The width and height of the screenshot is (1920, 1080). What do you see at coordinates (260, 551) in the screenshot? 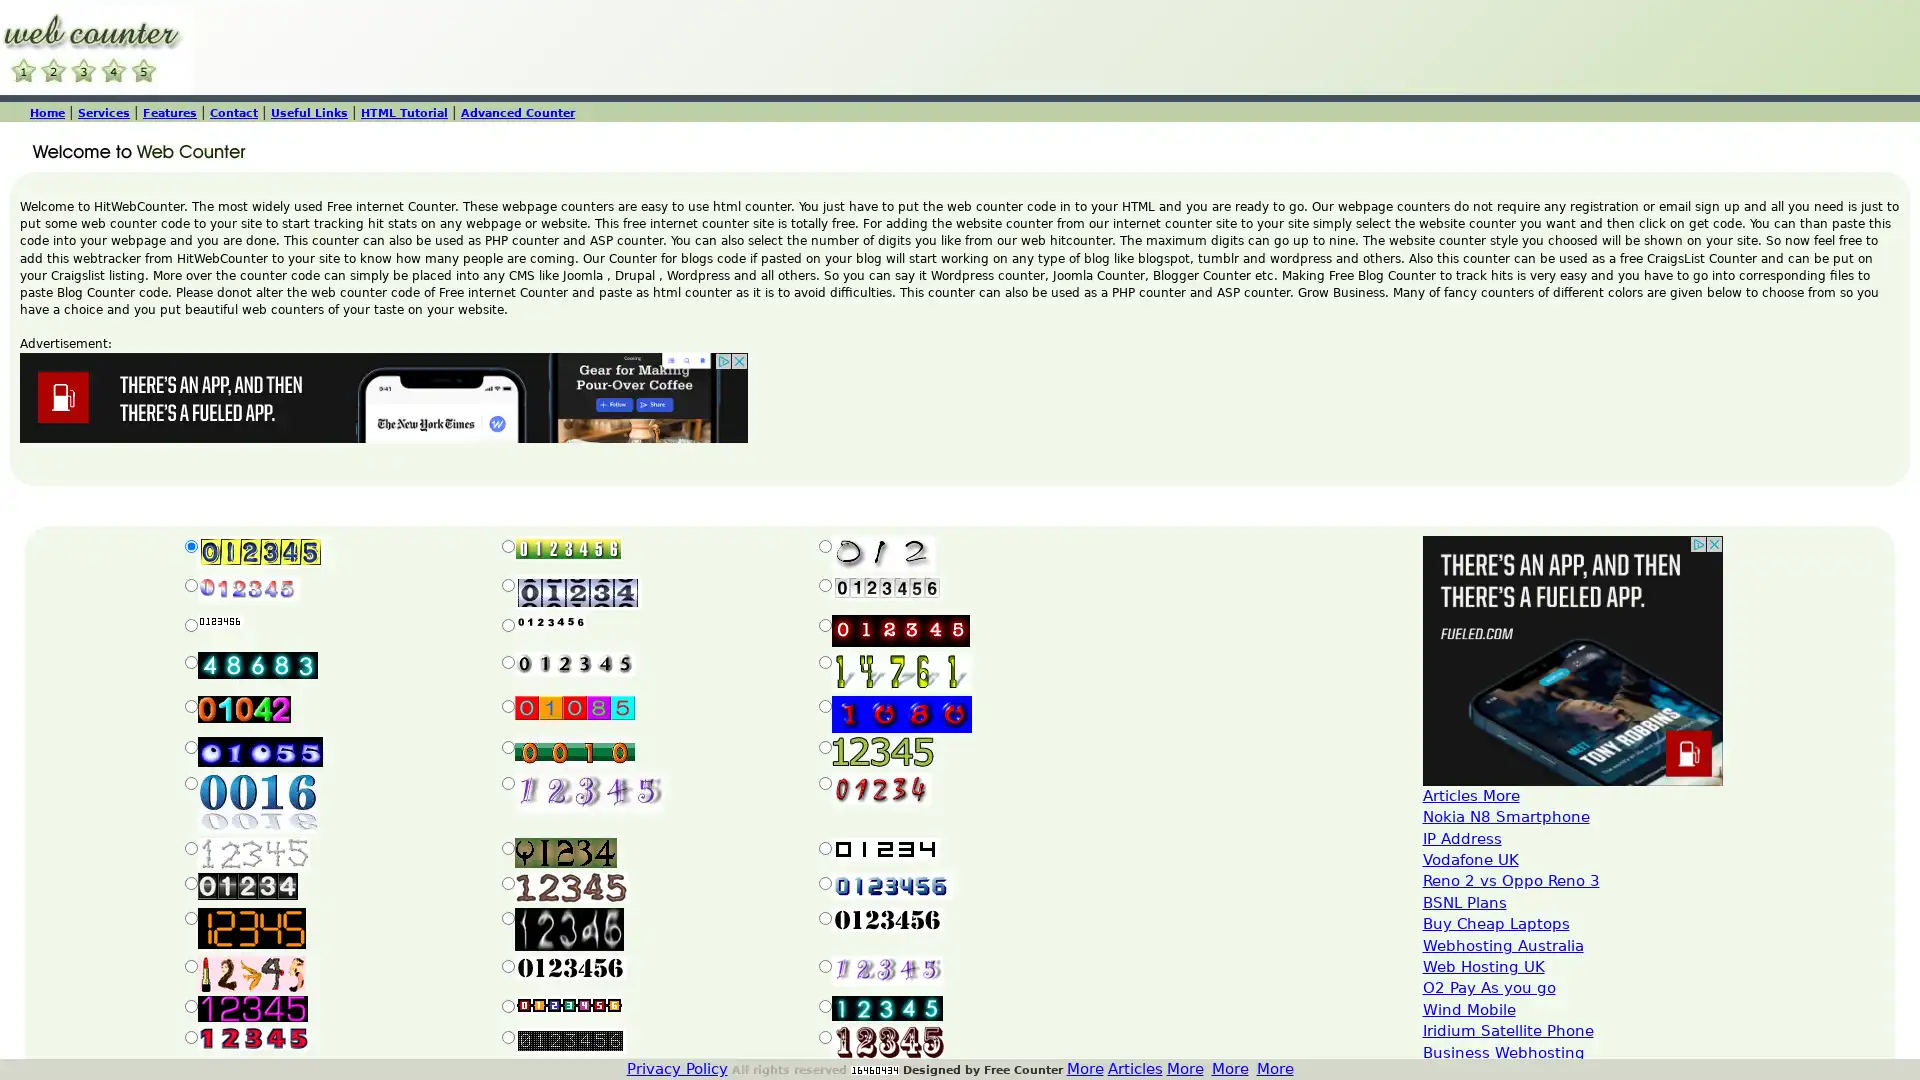
I see `Submit` at bounding box center [260, 551].